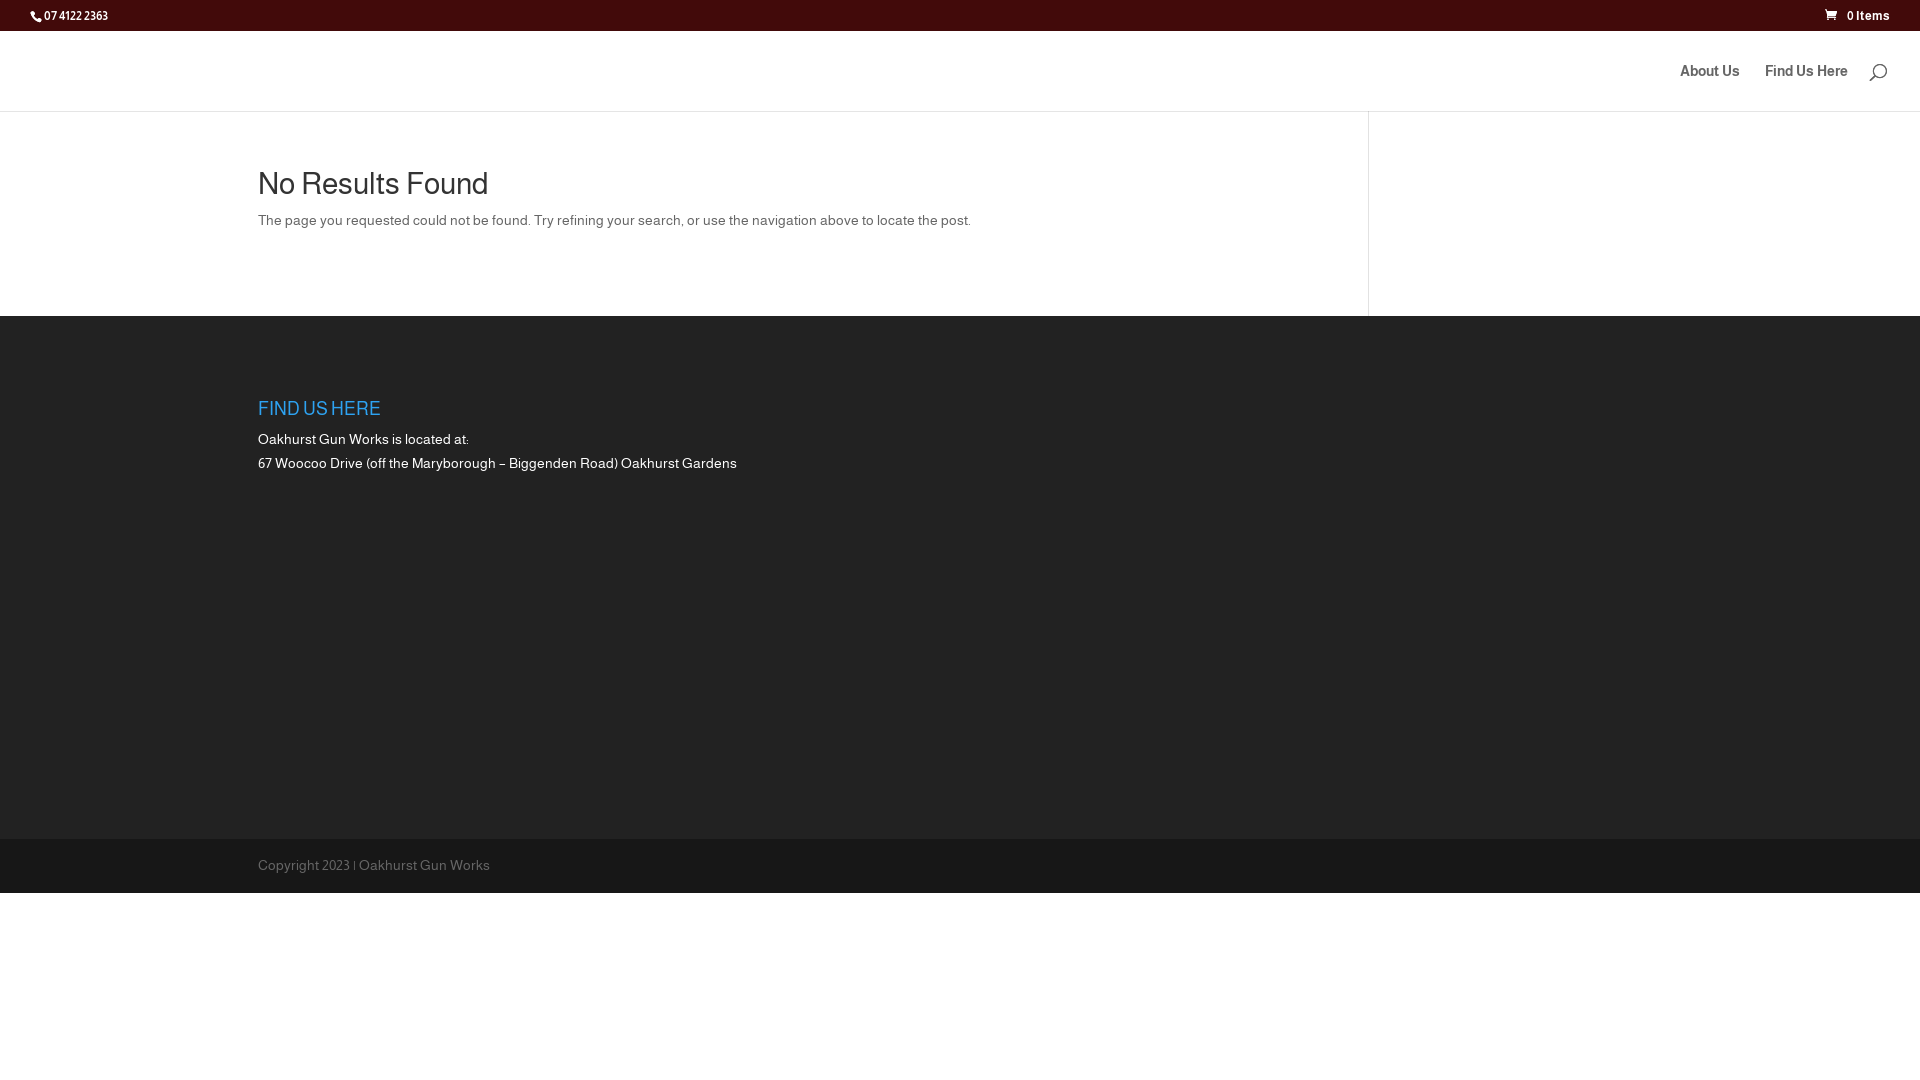 The width and height of the screenshot is (1920, 1080). Describe the element at coordinates (1708, 86) in the screenshot. I see `'About Us'` at that location.